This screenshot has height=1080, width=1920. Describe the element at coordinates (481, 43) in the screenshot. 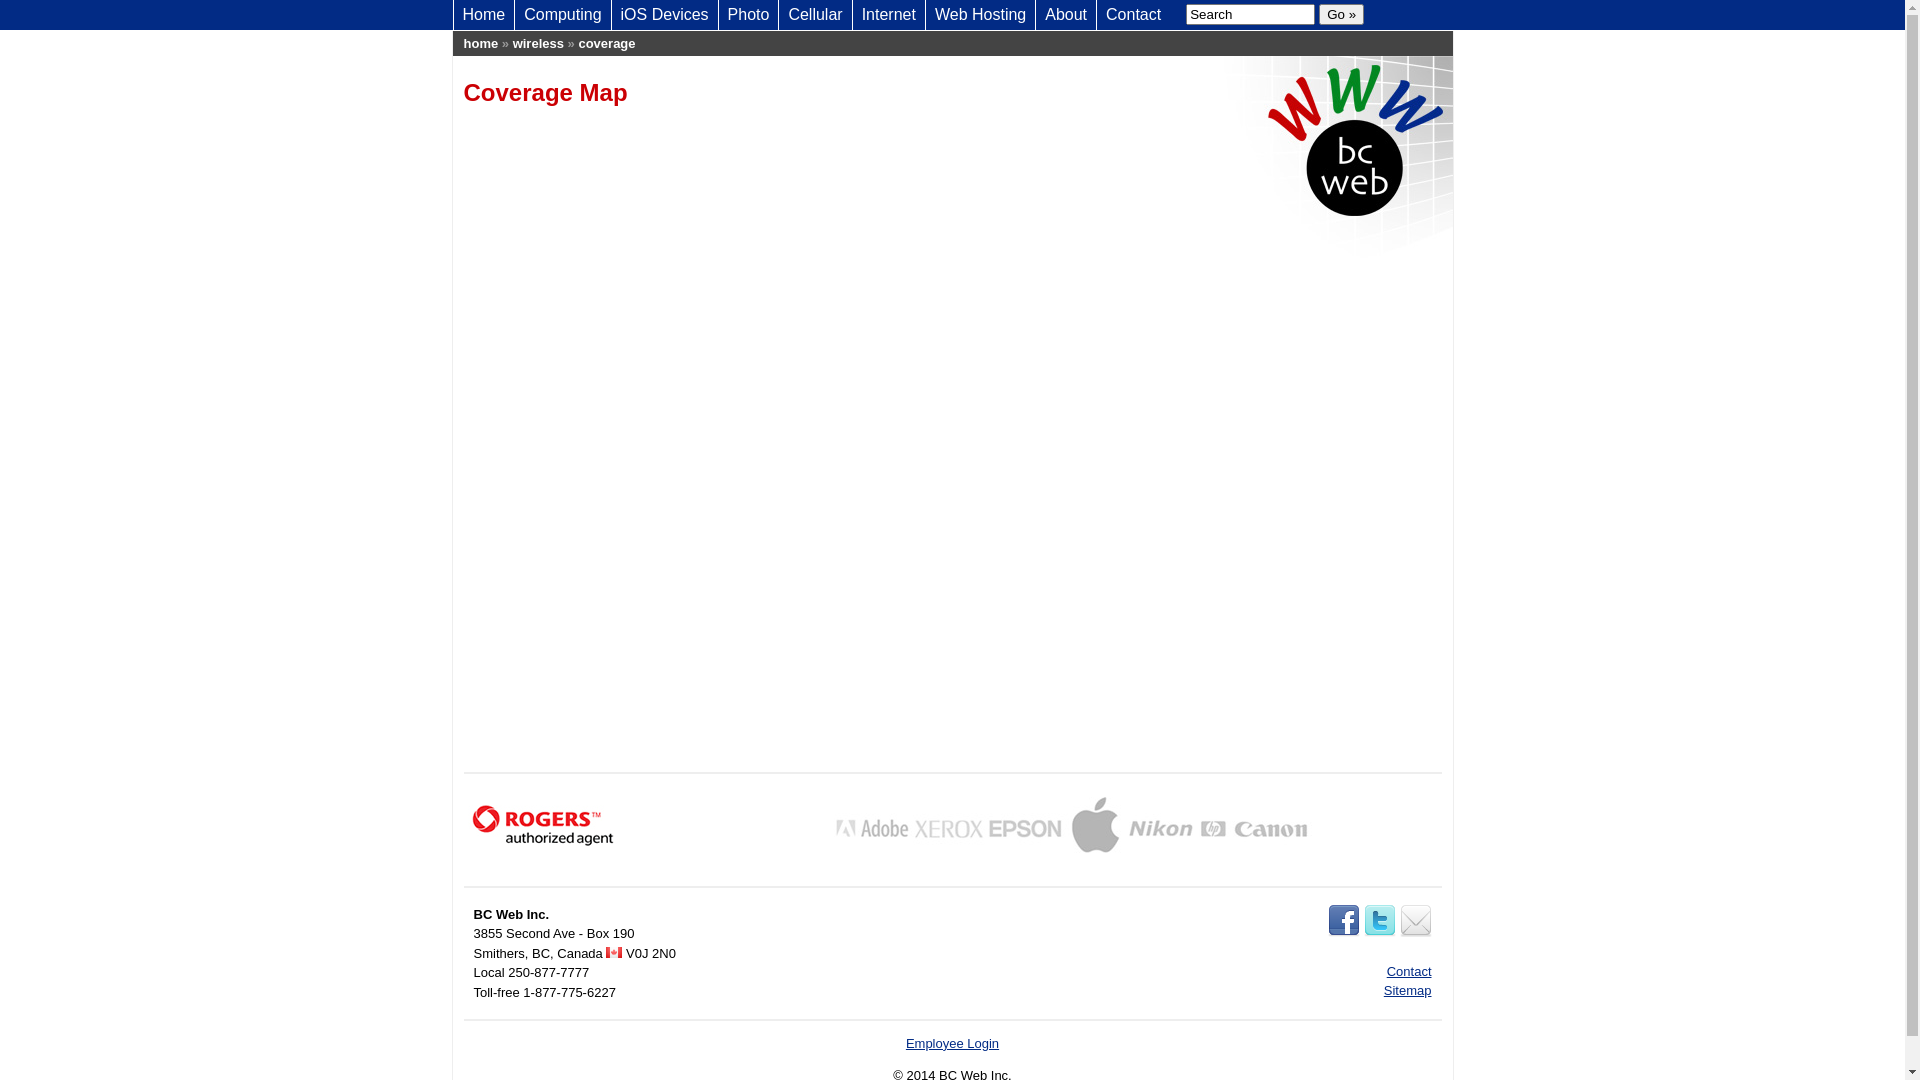

I see `'home'` at that location.